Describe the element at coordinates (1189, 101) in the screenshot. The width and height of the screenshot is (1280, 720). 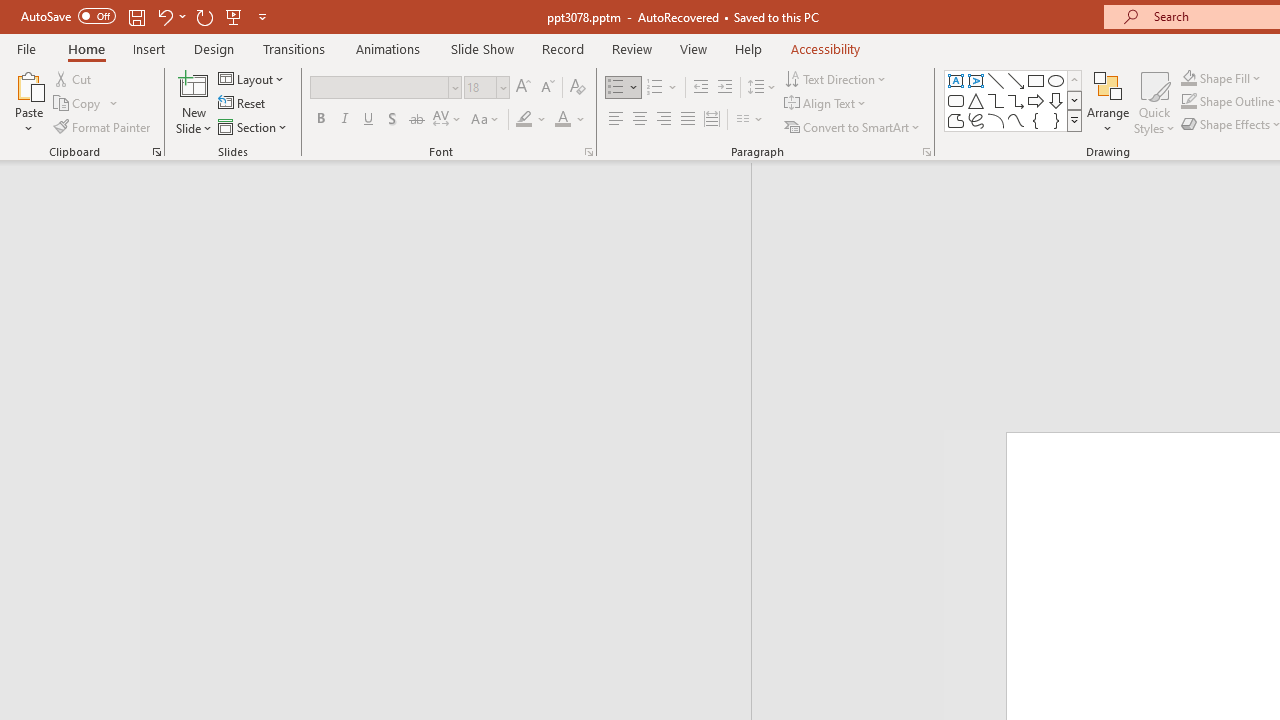
I see `'Shape Outline Green, Accent 1'` at that location.